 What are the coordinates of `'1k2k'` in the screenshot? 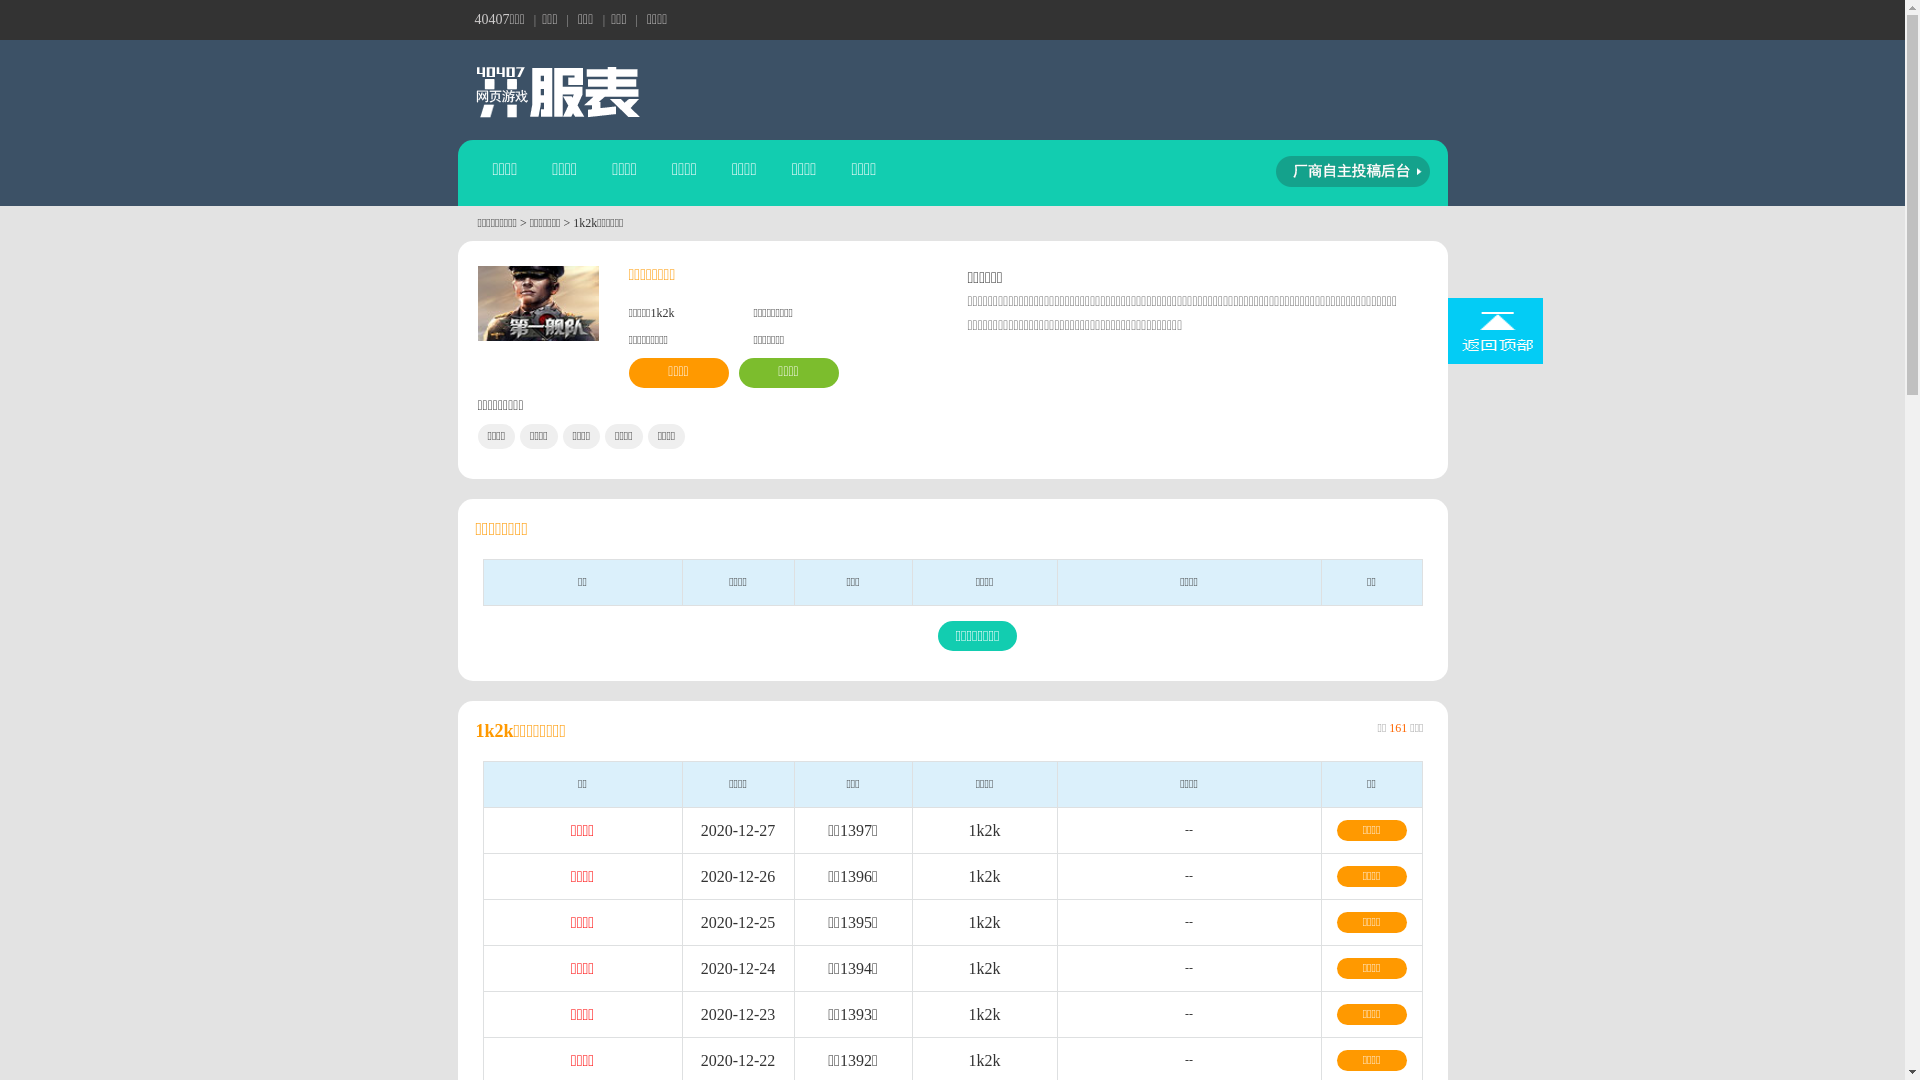 It's located at (983, 830).